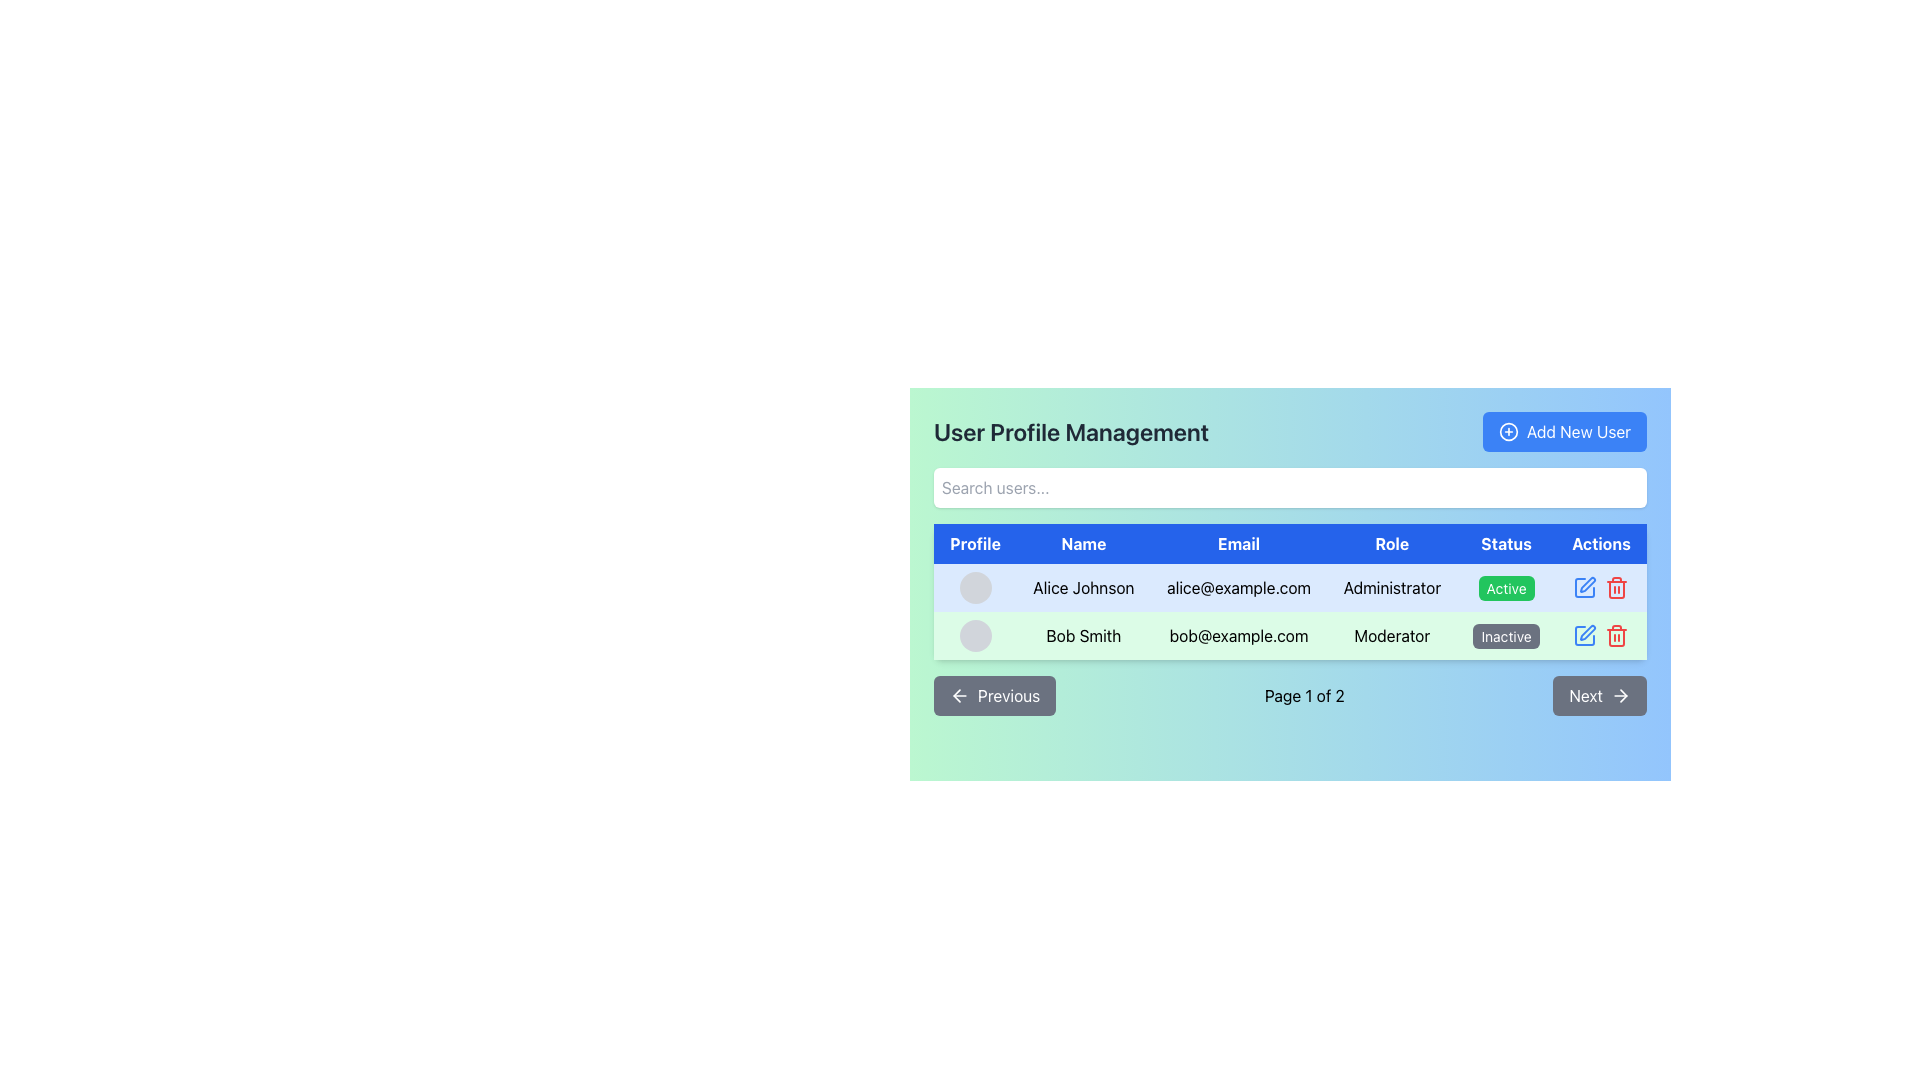 This screenshot has width=1920, height=1080. What do you see at coordinates (1617, 589) in the screenshot?
I see `the middle part of the trash bin icon representing the delete action in the 'Actions' column of the user management table` at bounding box center [1617, 589].